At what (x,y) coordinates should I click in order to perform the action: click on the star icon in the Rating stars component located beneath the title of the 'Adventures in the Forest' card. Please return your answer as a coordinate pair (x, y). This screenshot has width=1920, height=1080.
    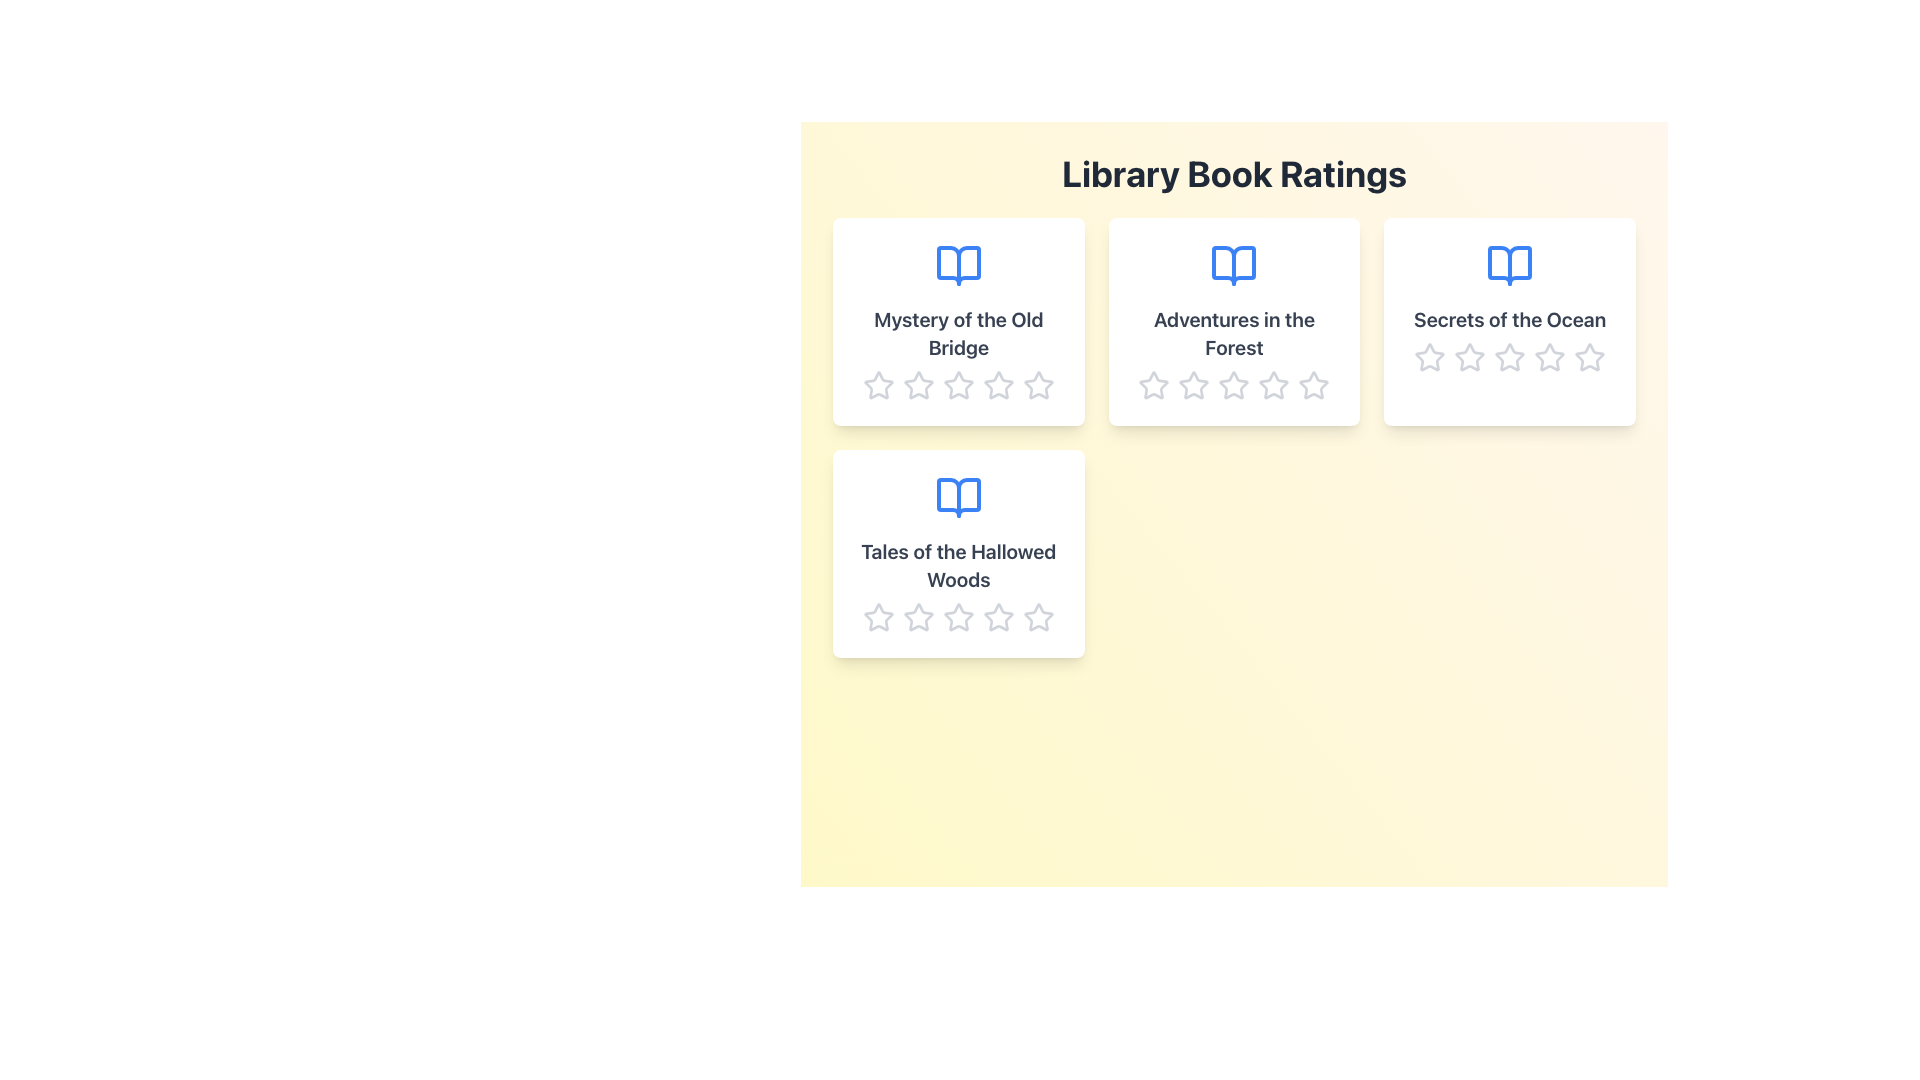
    Looking at the image, I should click on (1233, 385).